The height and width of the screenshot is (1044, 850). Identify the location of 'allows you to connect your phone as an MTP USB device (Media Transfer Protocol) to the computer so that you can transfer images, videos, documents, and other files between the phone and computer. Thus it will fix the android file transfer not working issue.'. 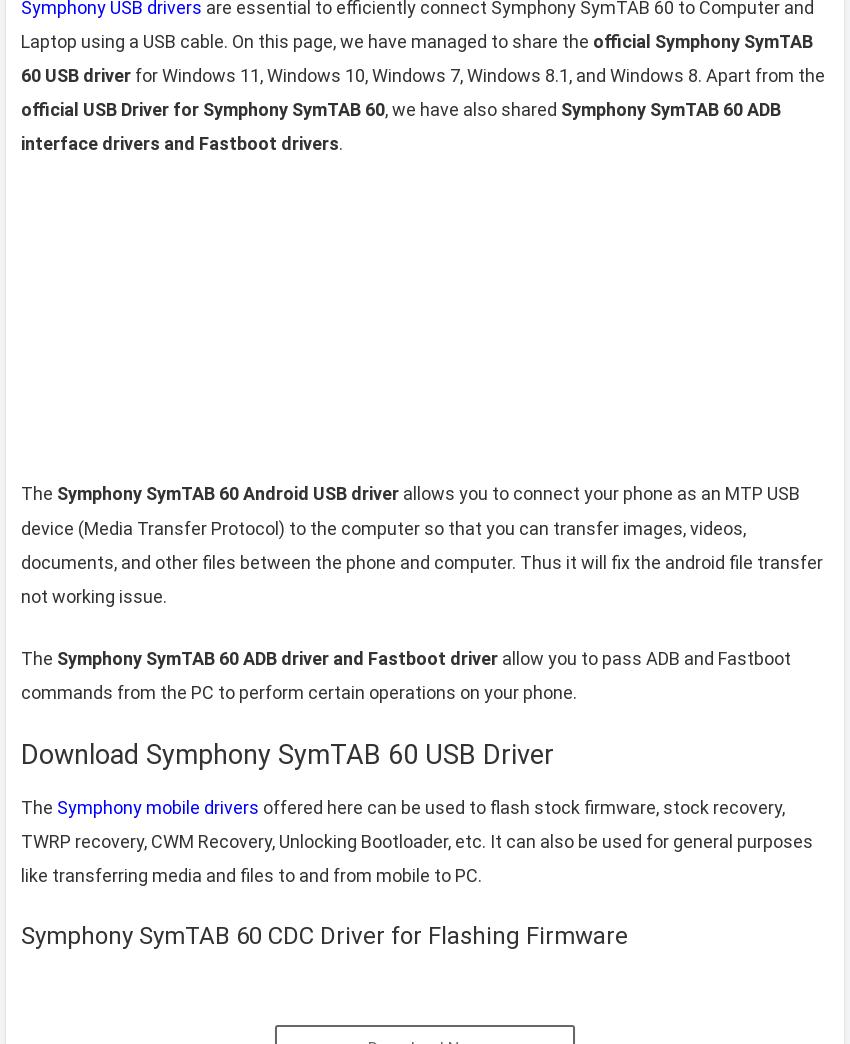
(422, 543).